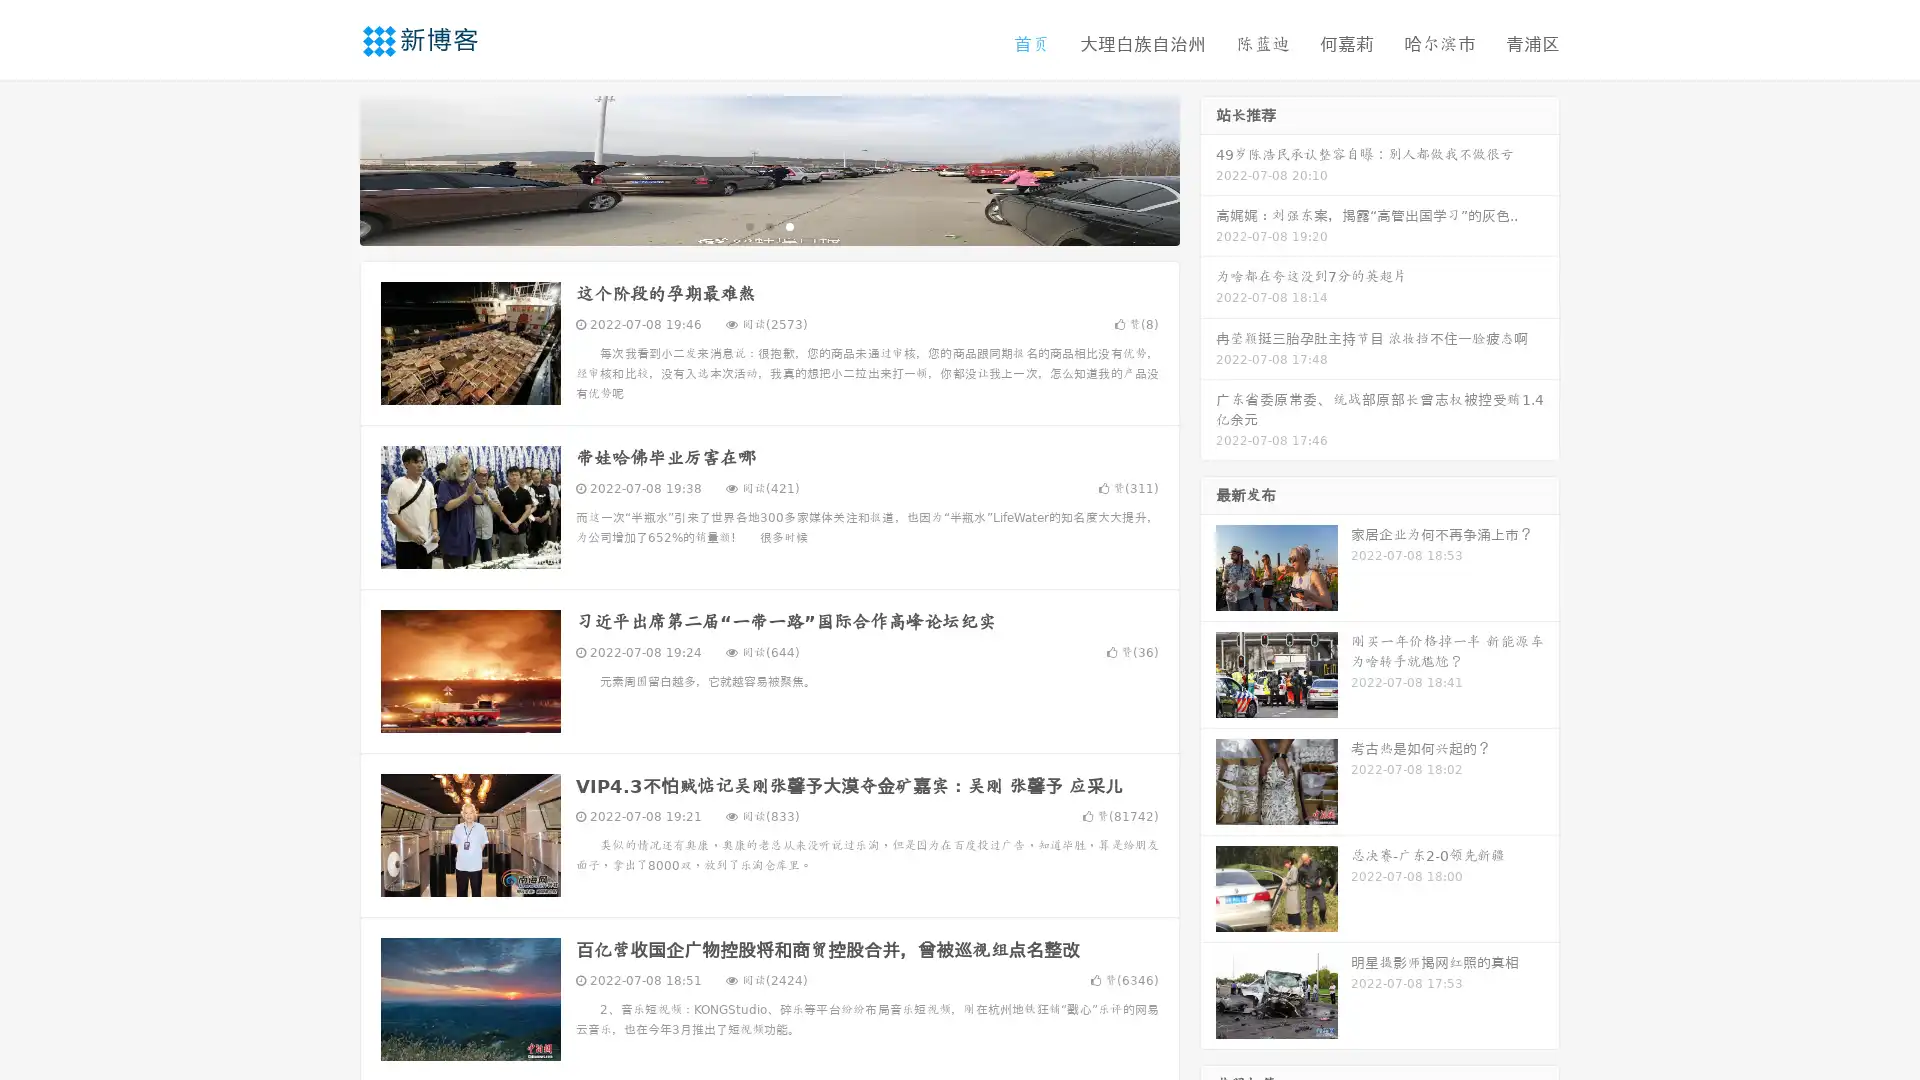 The image size is (1920, 1080). What do you see at coordinates (748, 225) in the screenshot?
I see `Go to slide 1` at bounding box center [748, 225].